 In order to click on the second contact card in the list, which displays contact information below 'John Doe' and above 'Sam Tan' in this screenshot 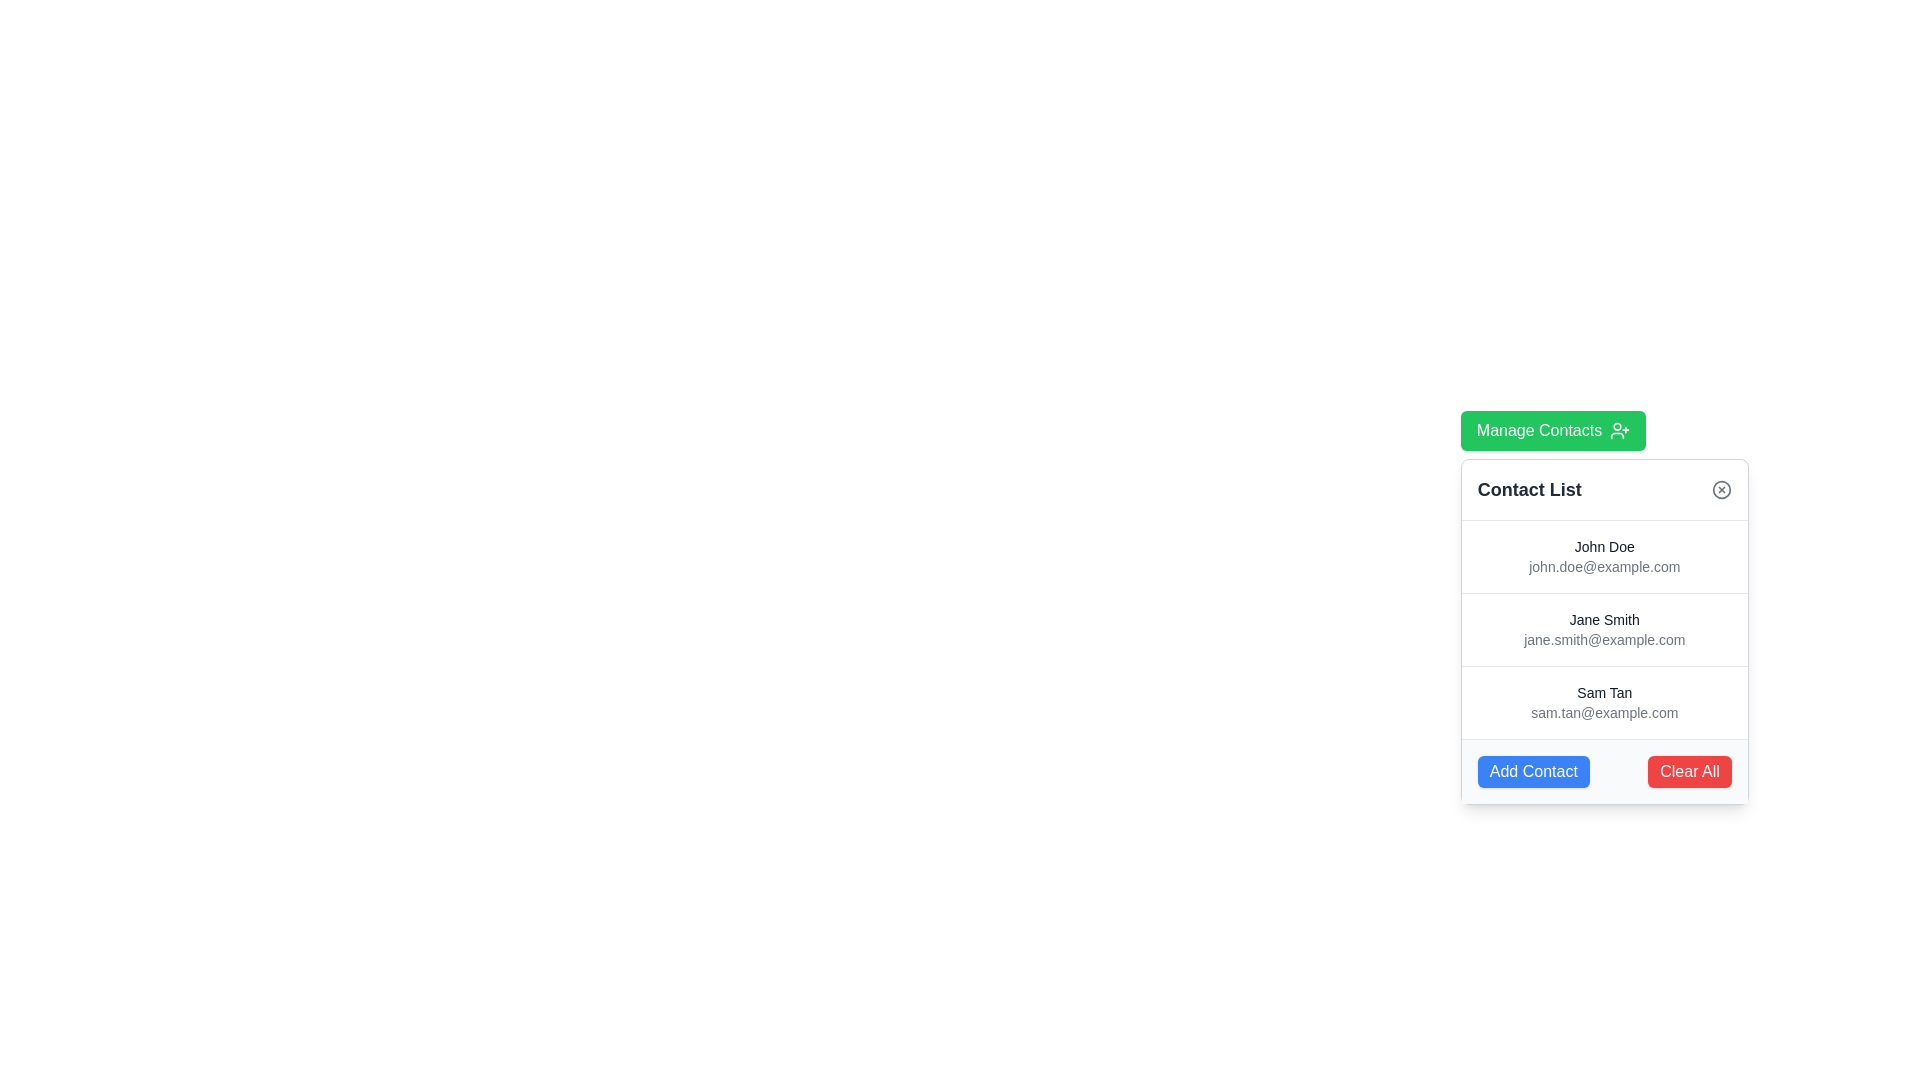, I will do `click(1604, 628)`.